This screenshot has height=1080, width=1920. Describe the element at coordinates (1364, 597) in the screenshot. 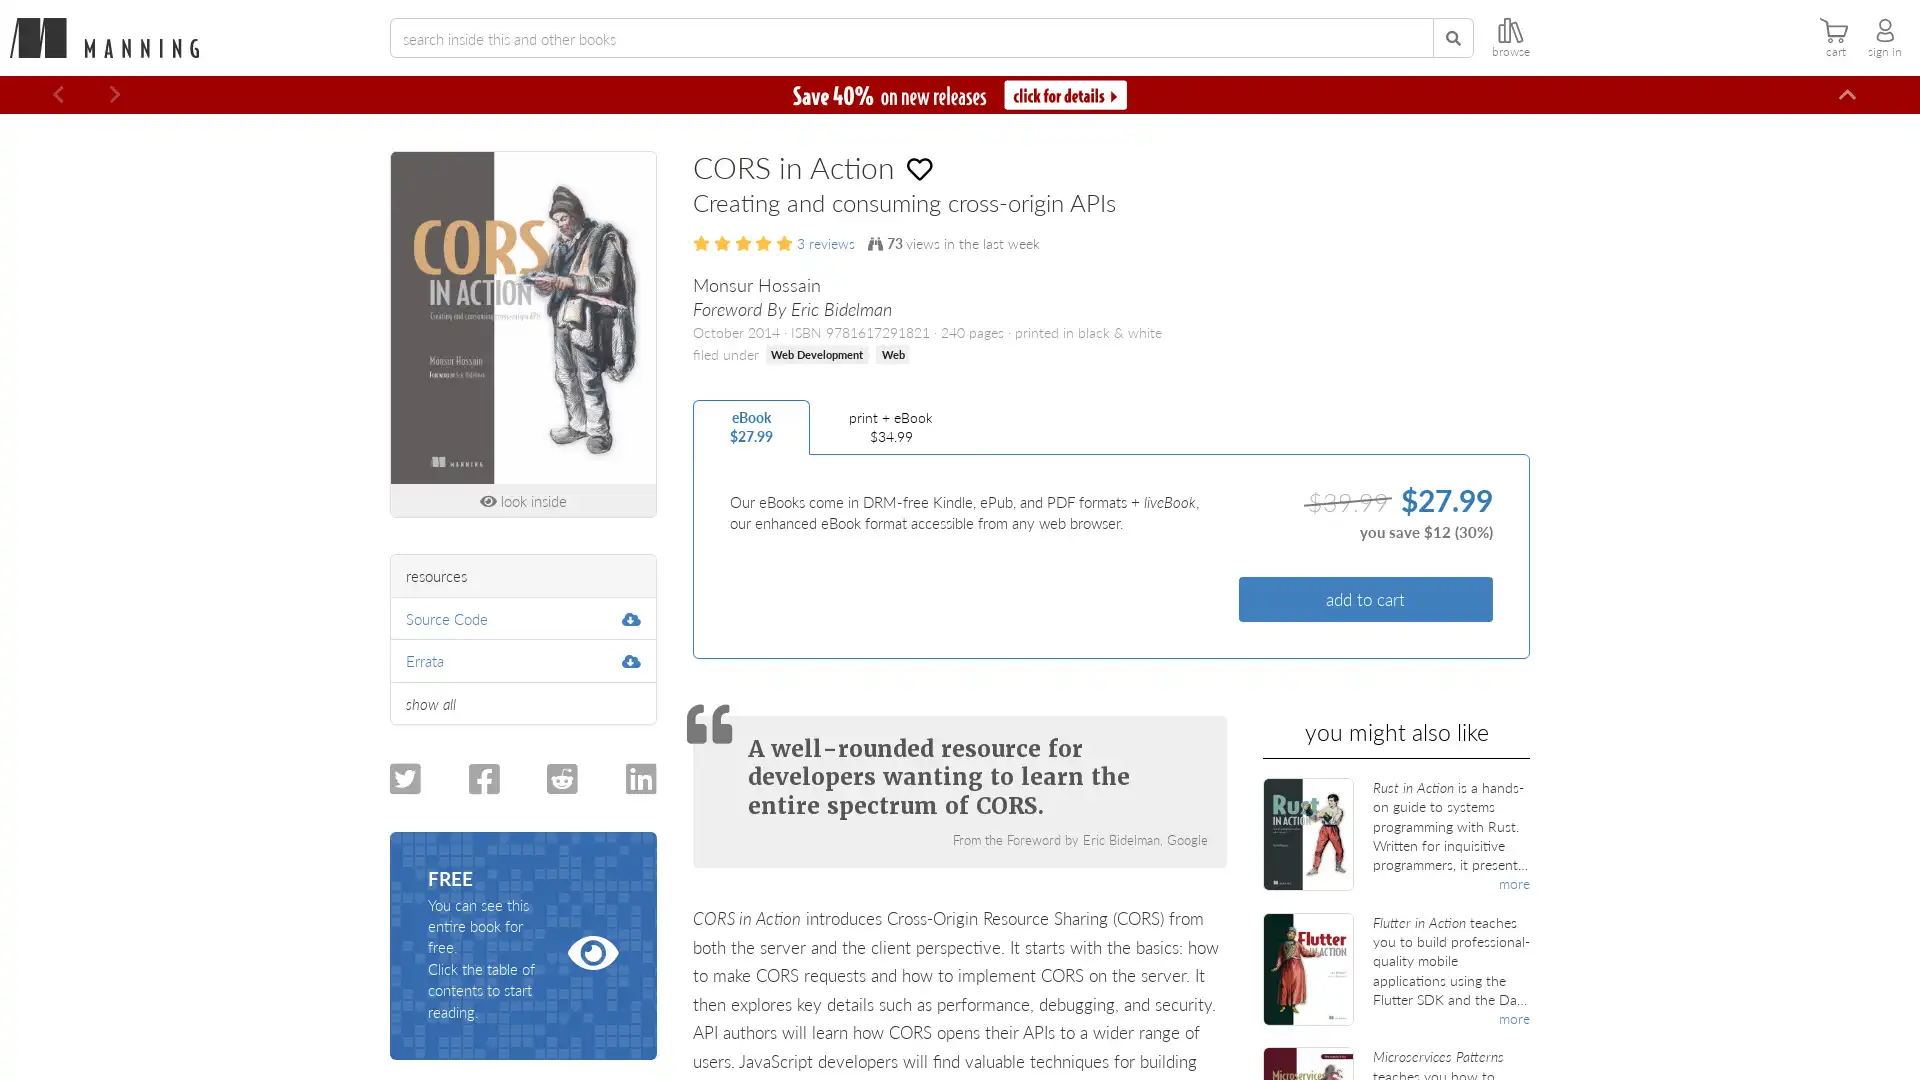

I see `add to cart` at that location.